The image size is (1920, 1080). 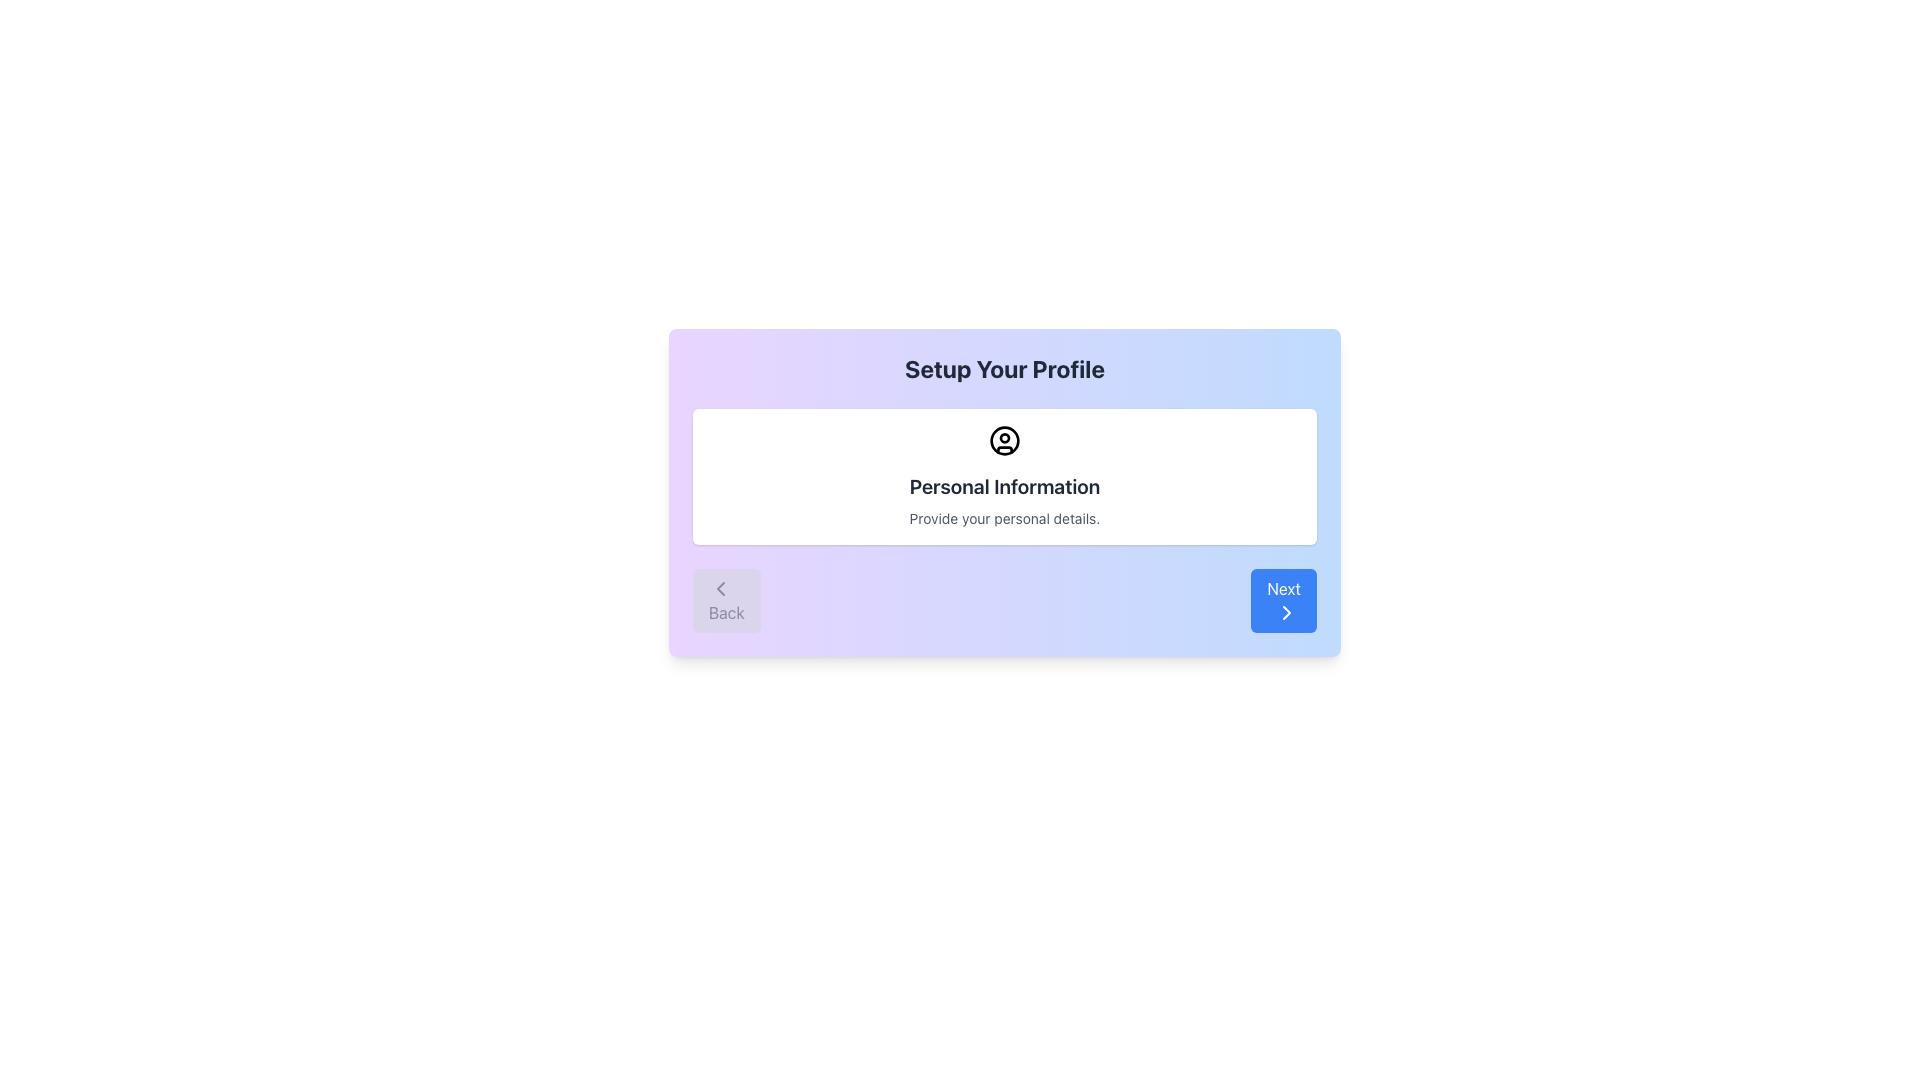 What do you see at coordinates (1004, 369) in the screenshot?
I see `the 'Setup Your Profile' static text label, which is bold, large, and centered with a dark gray color on a gradient background` at bounding box center [1004, 369].